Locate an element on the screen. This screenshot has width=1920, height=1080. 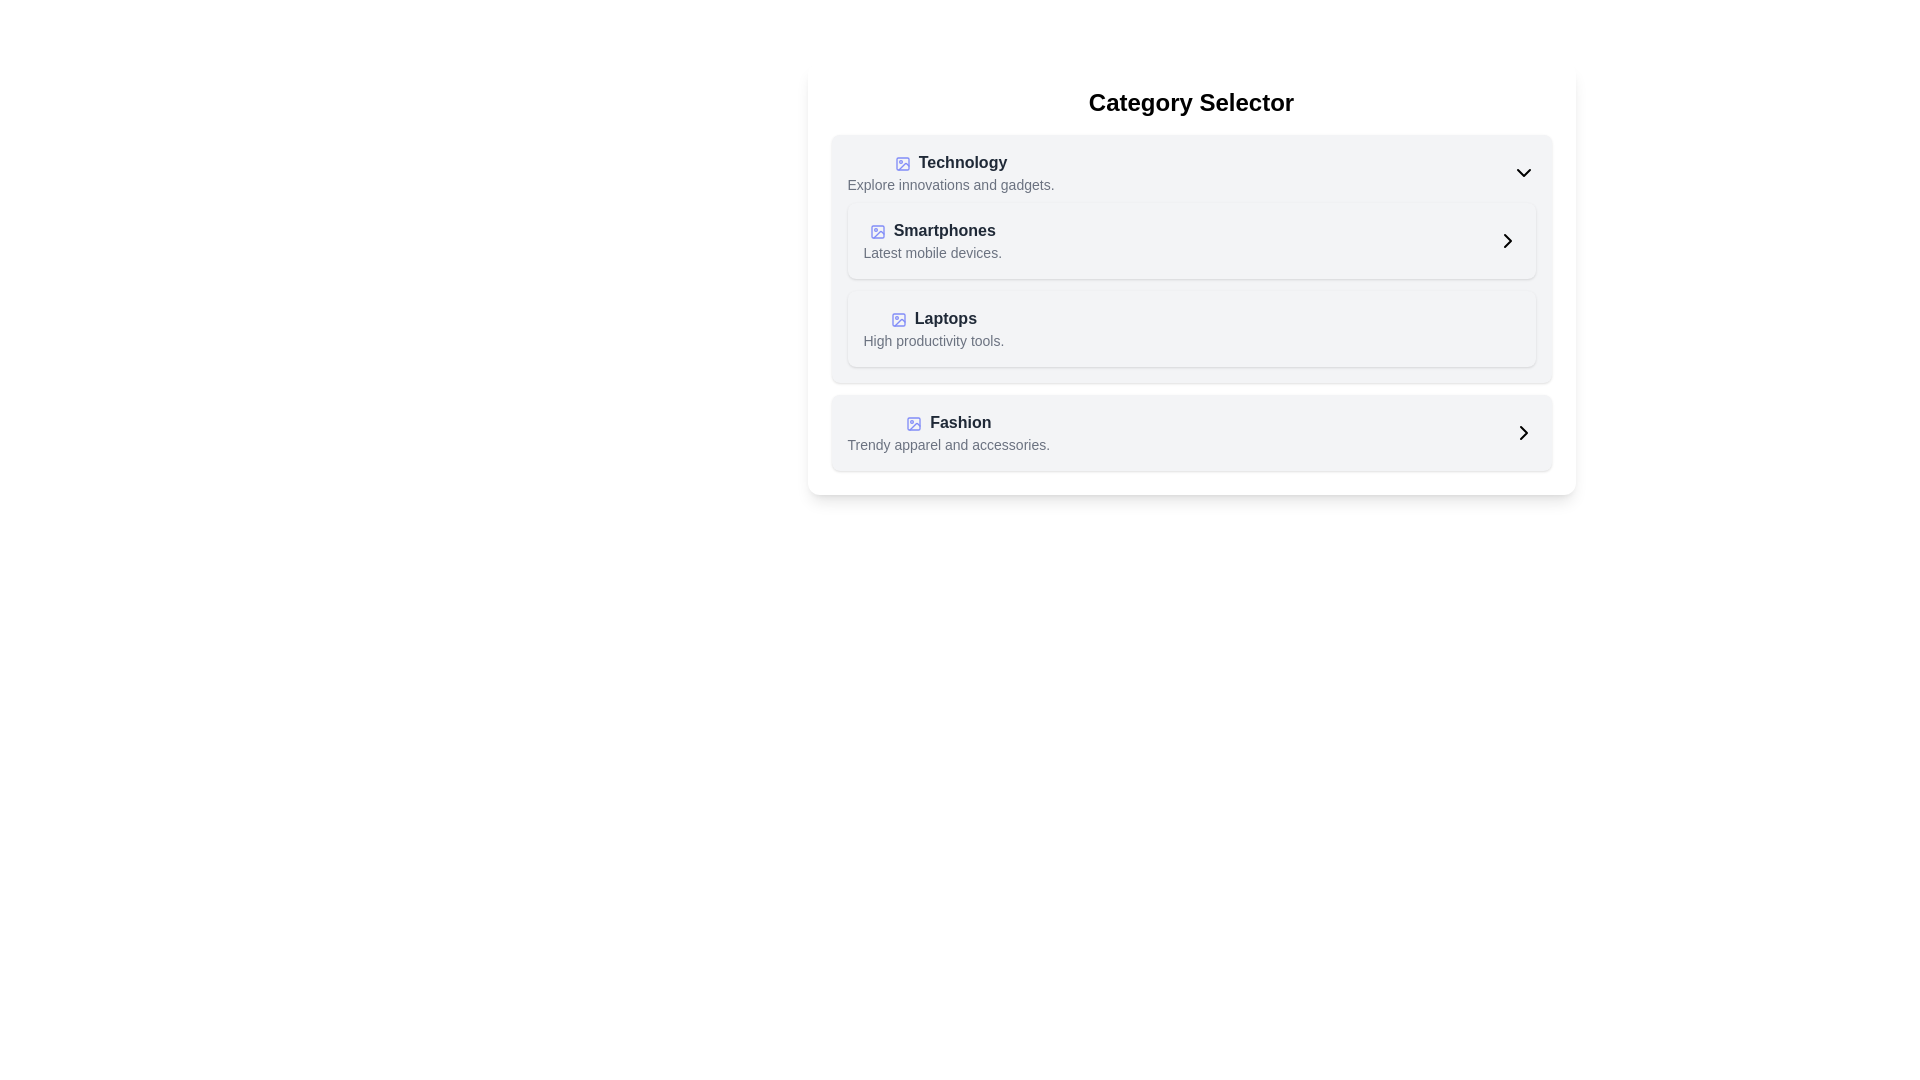
the small light indigo icon located to the left of the 'Fashion' text is located at coordinates (912, 422).